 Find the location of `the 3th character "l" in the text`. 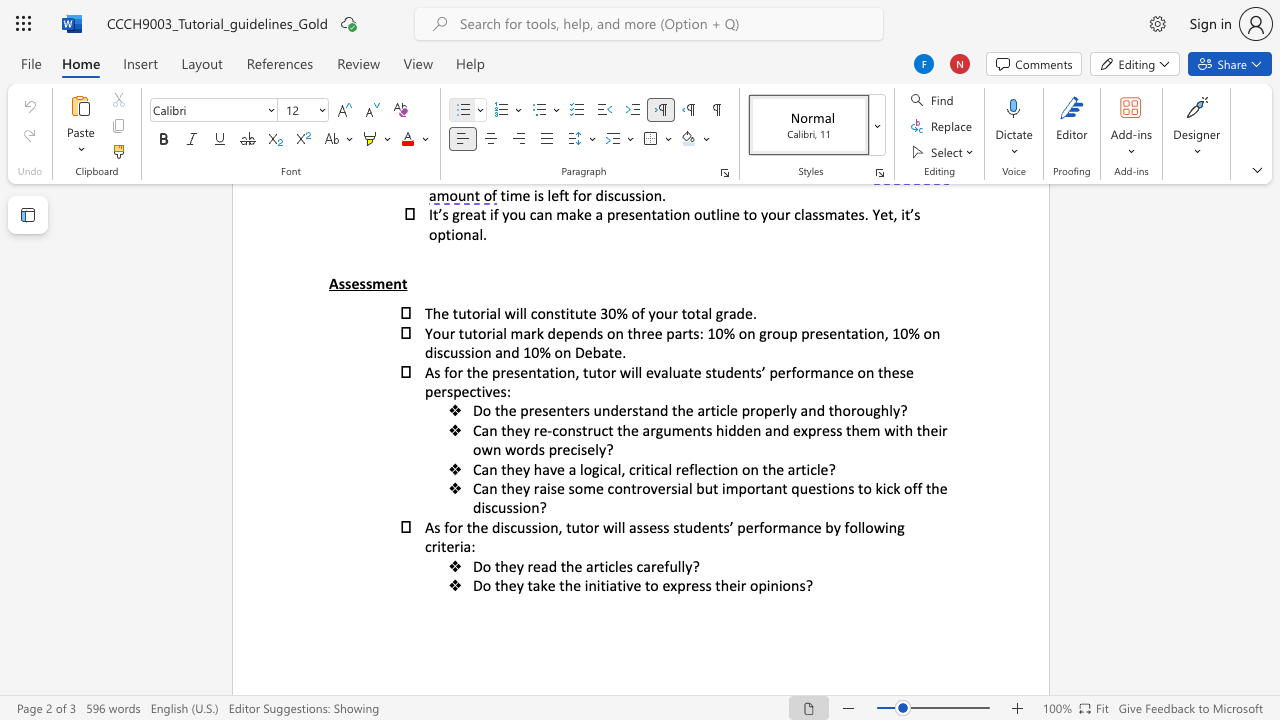

the 3th character "l" in the text is located at coordinates (859, 526).